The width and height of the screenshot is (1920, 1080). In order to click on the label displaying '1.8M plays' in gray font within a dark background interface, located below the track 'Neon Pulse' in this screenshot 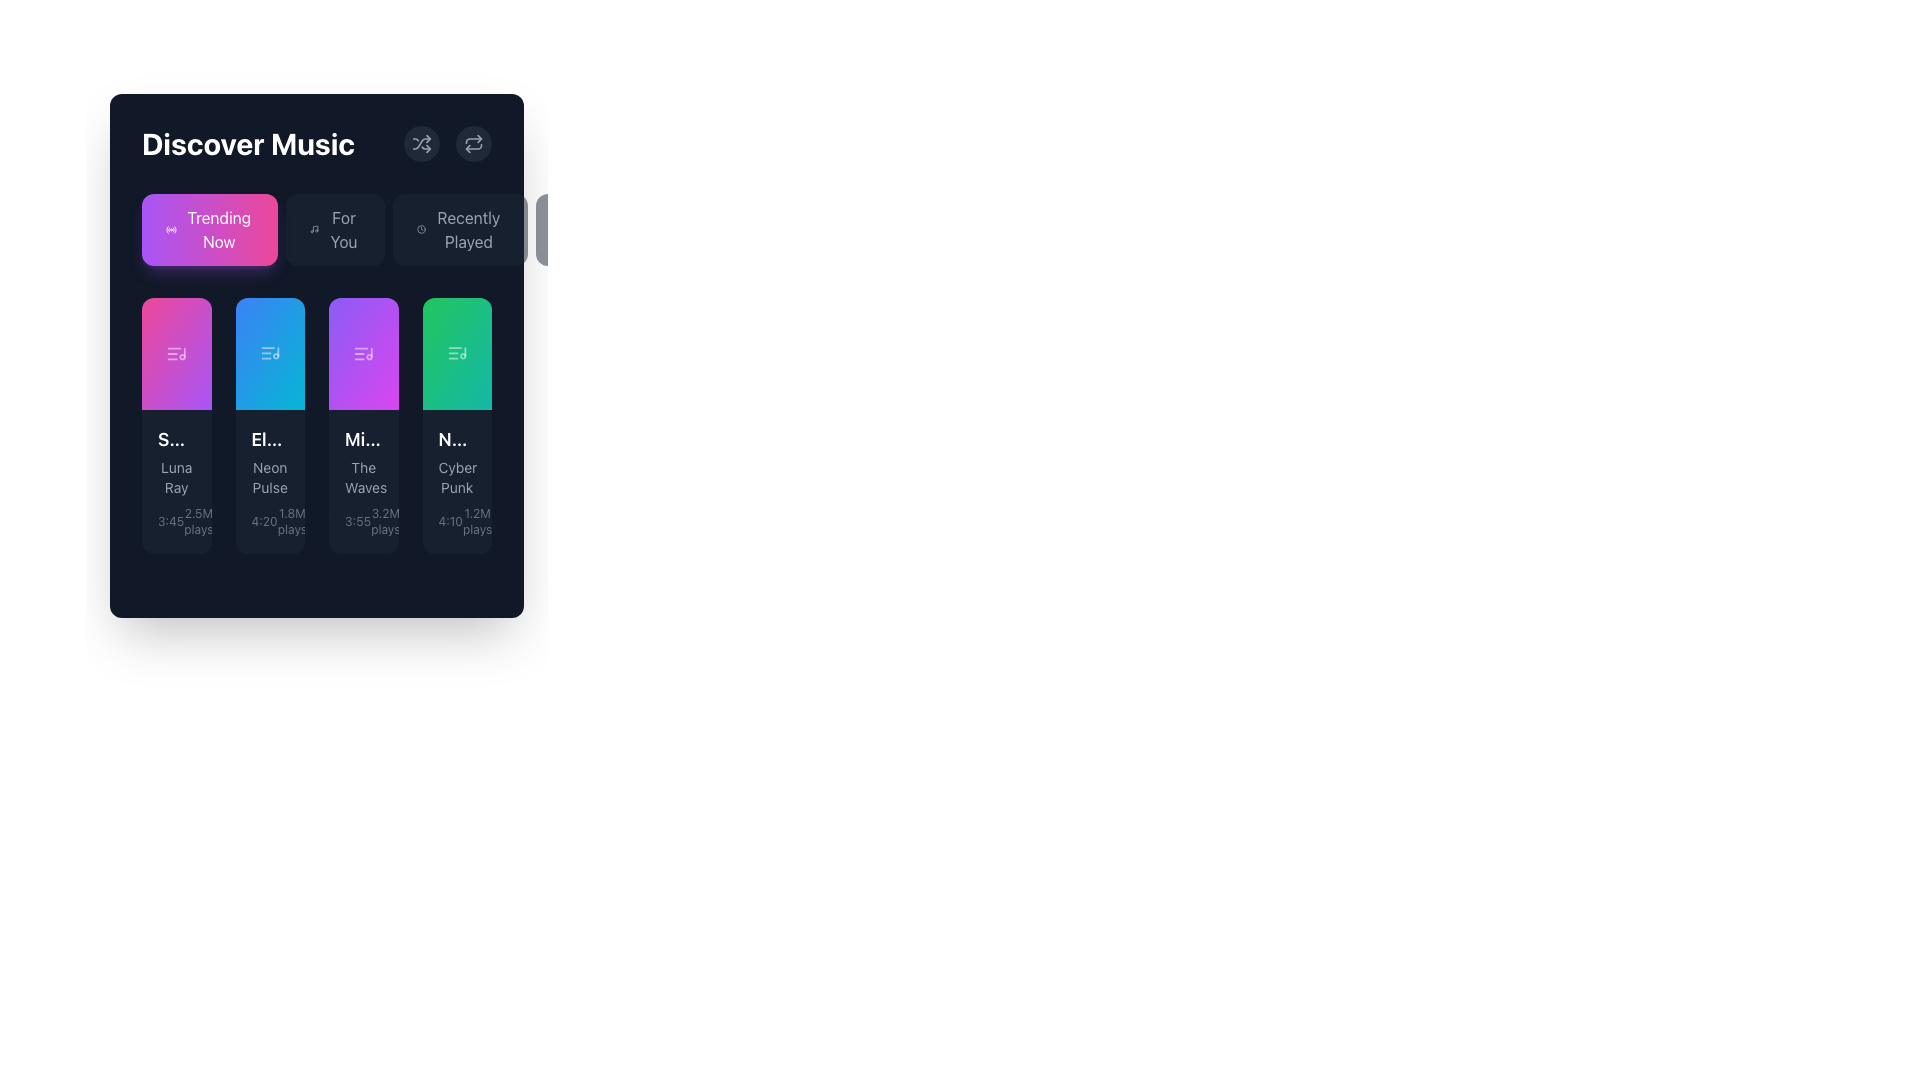, I will do `click(291, 520)`.